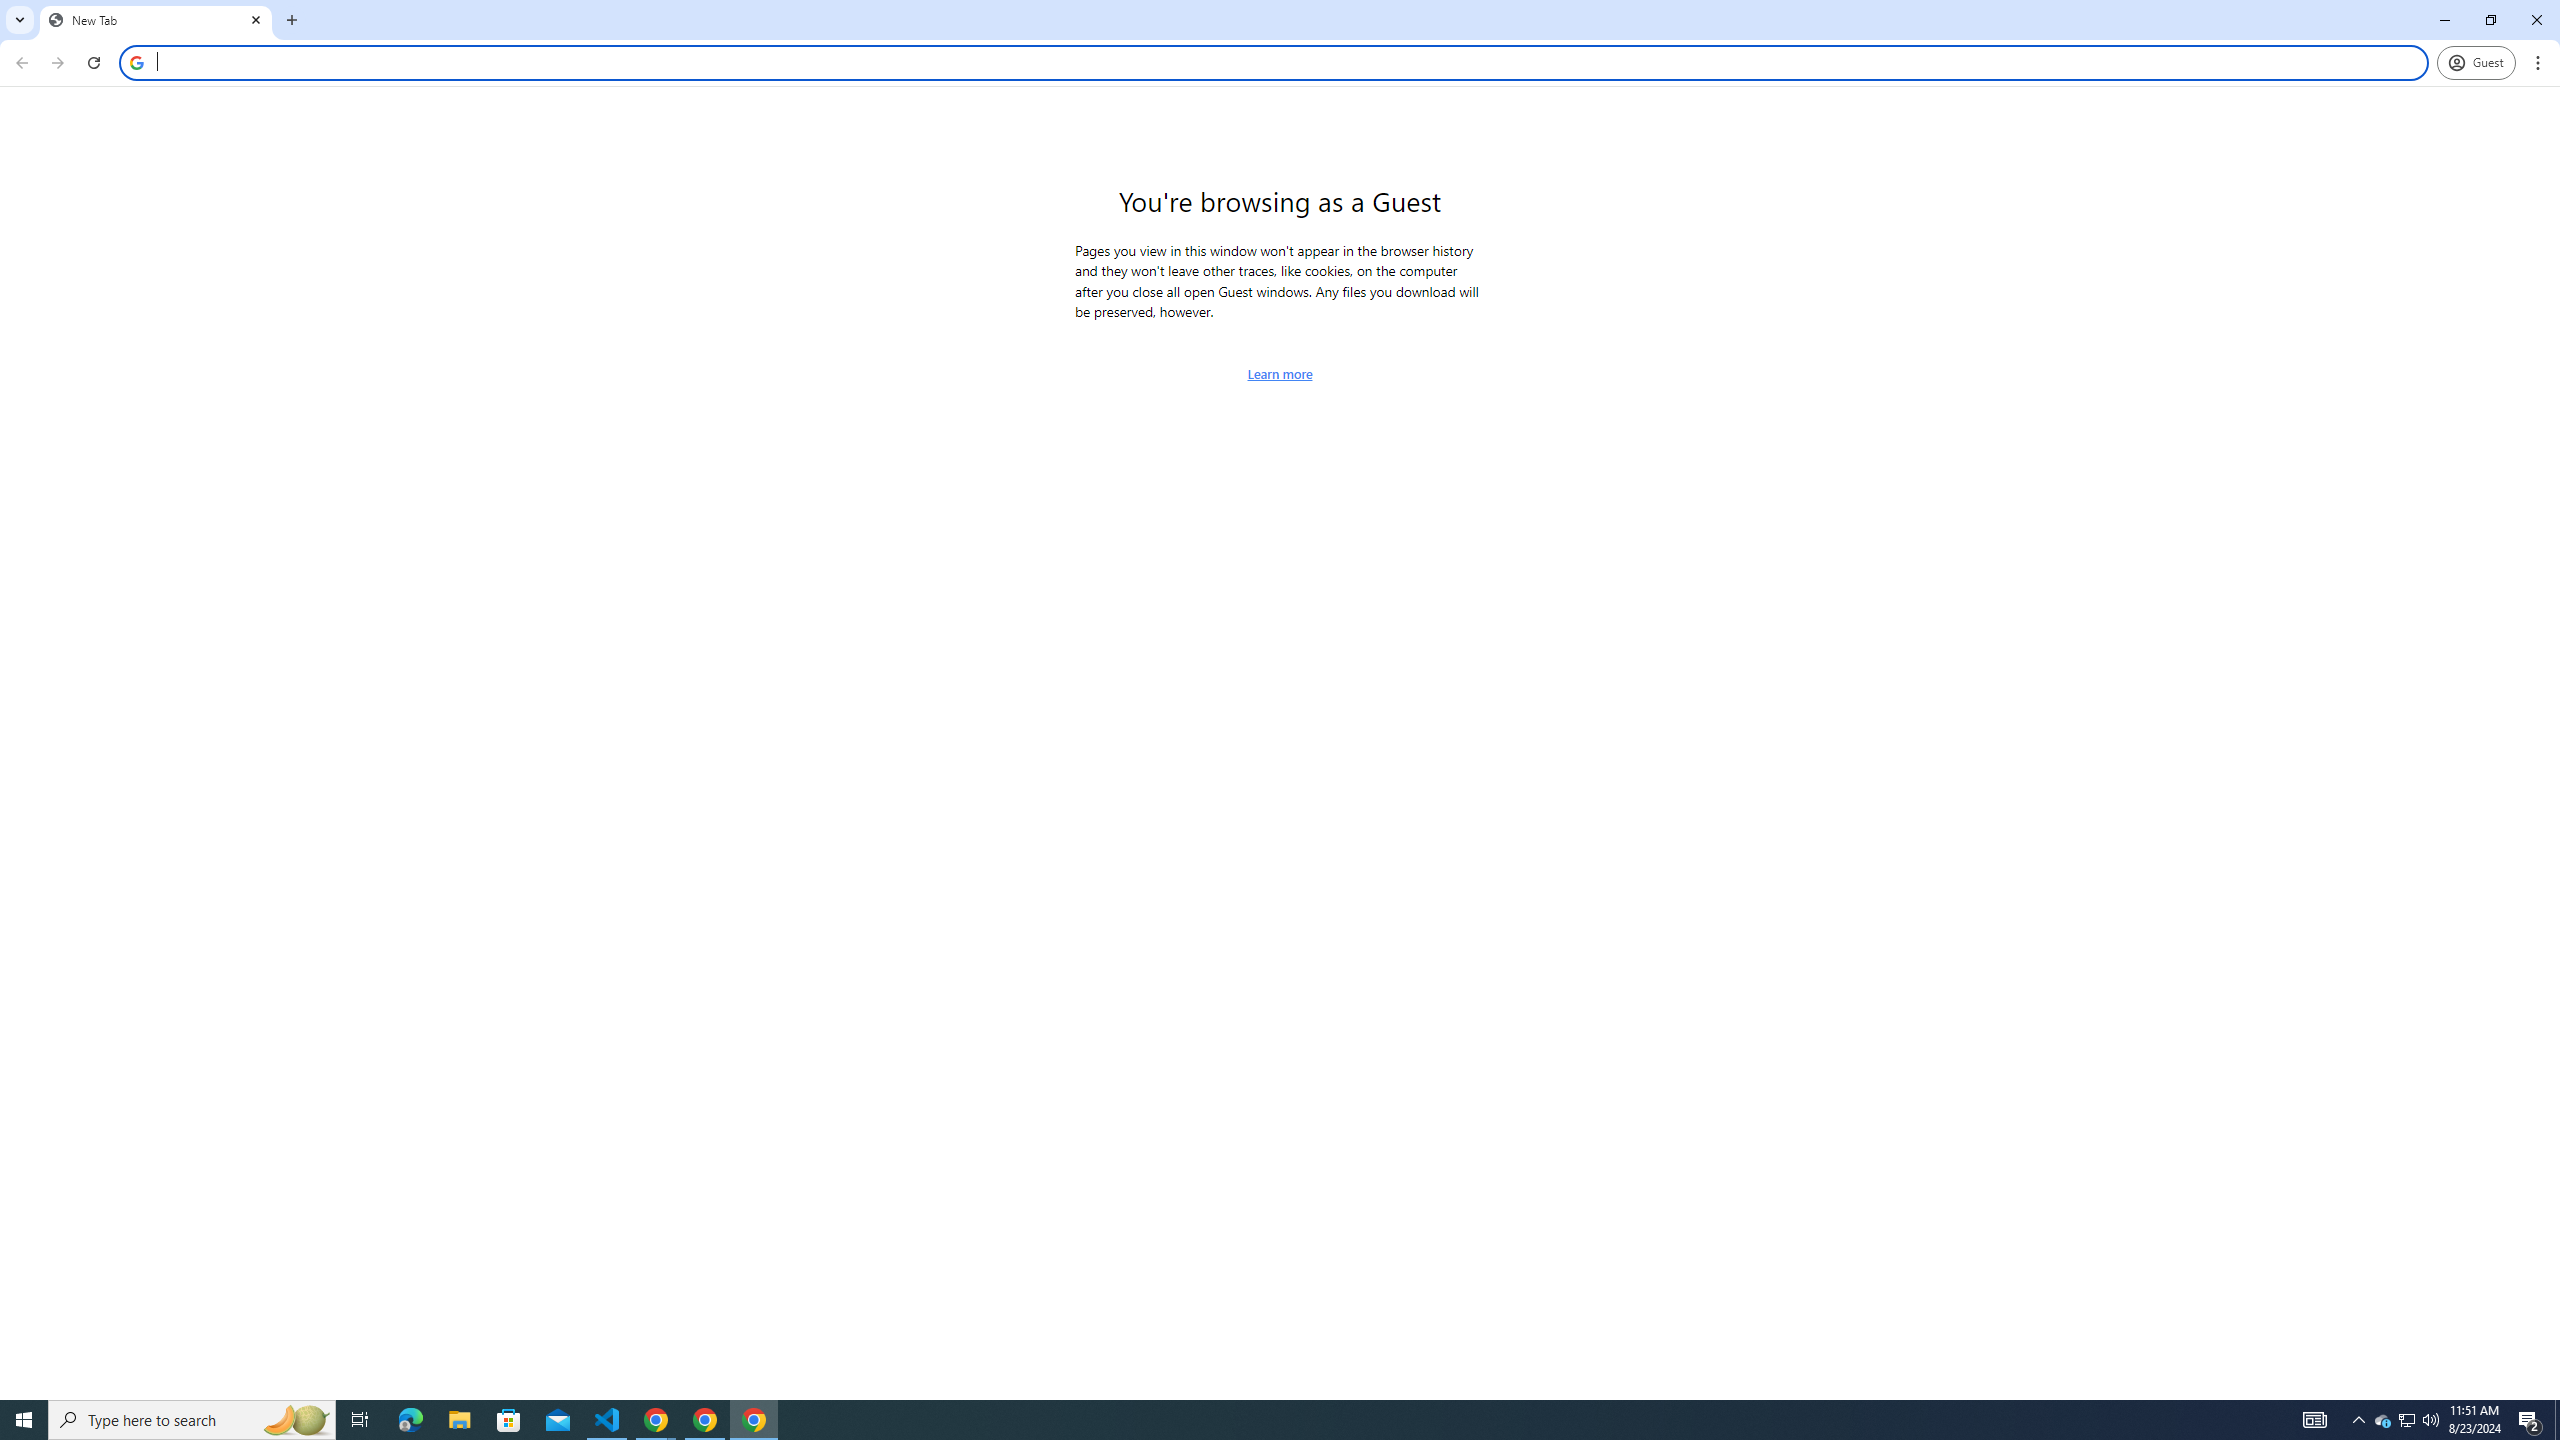 The width and height of the screenshot is (2560, 1440). Describe the element at coordinates (2475, 62) in the screenshot. I see `'Guest'` at that location.